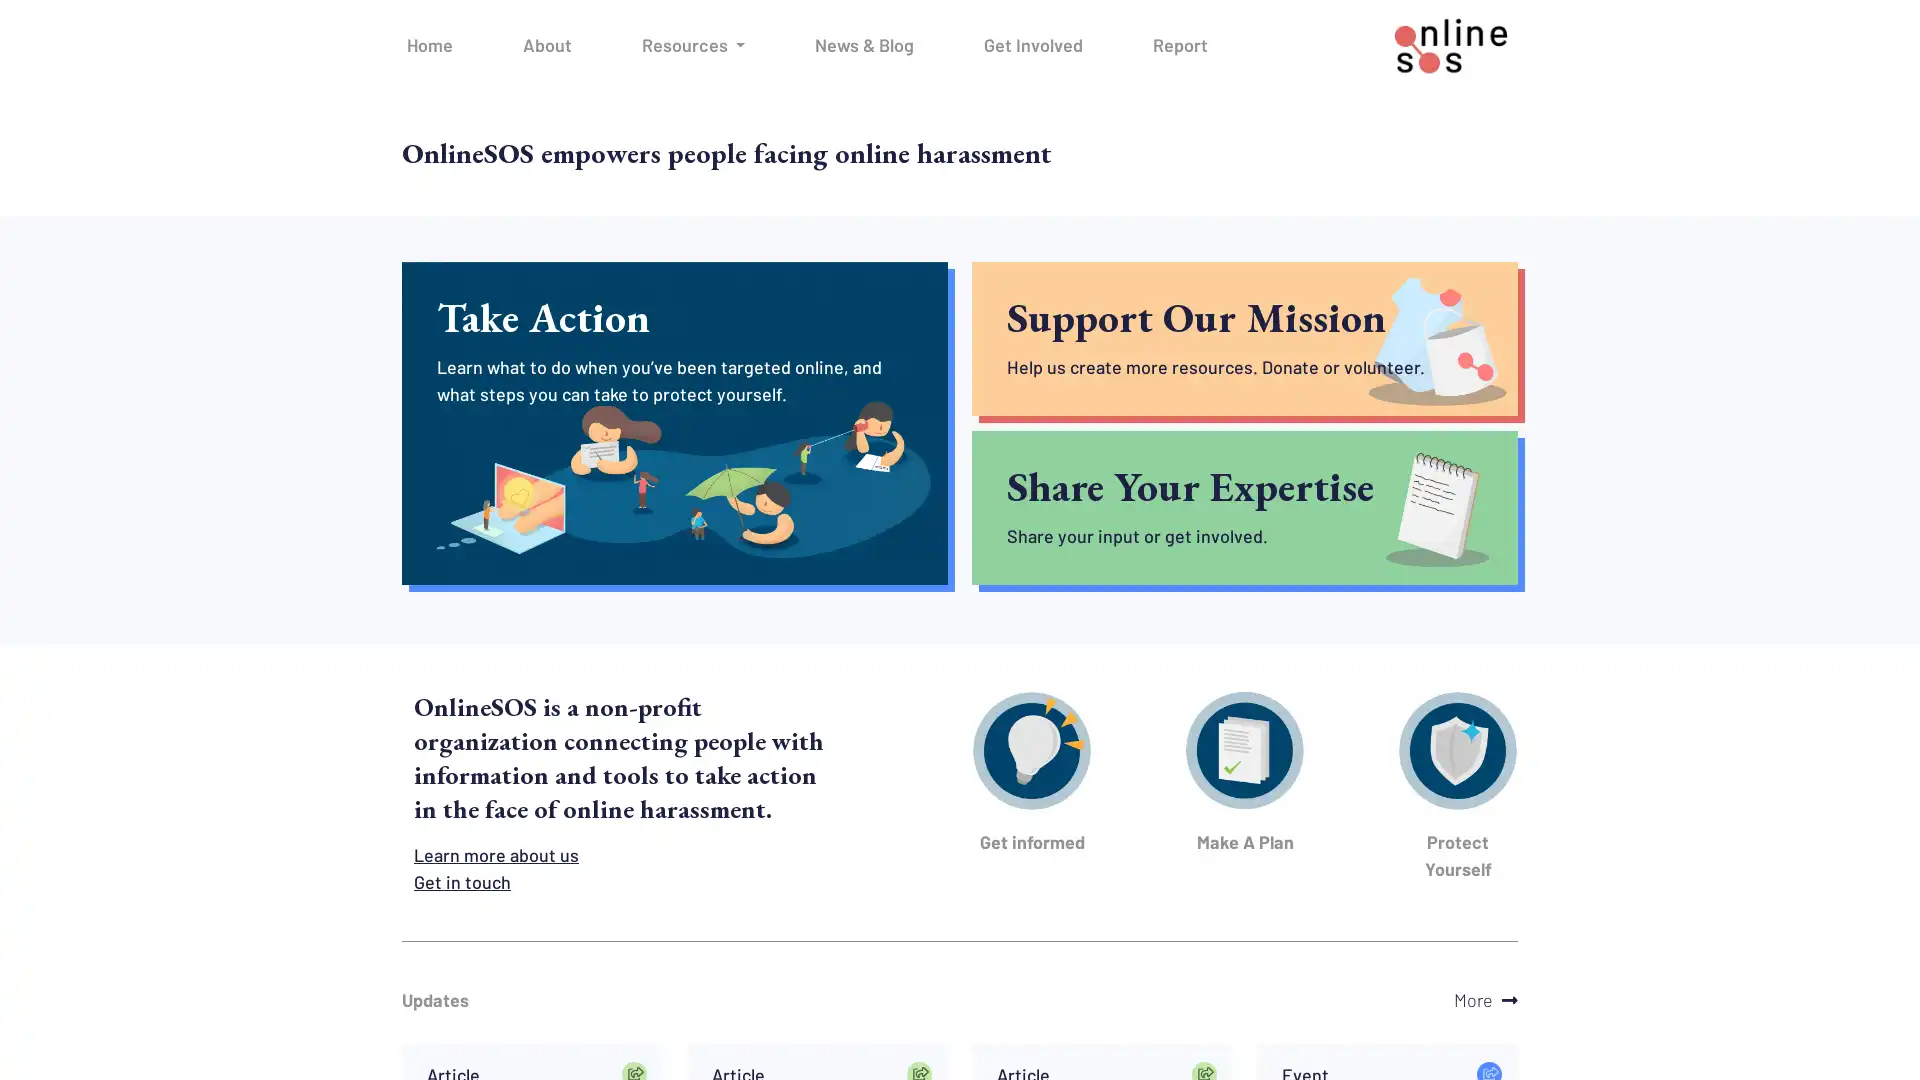  Describe the element at coordinates (692, 44) in the screenshot. I see `Resources` at that location.